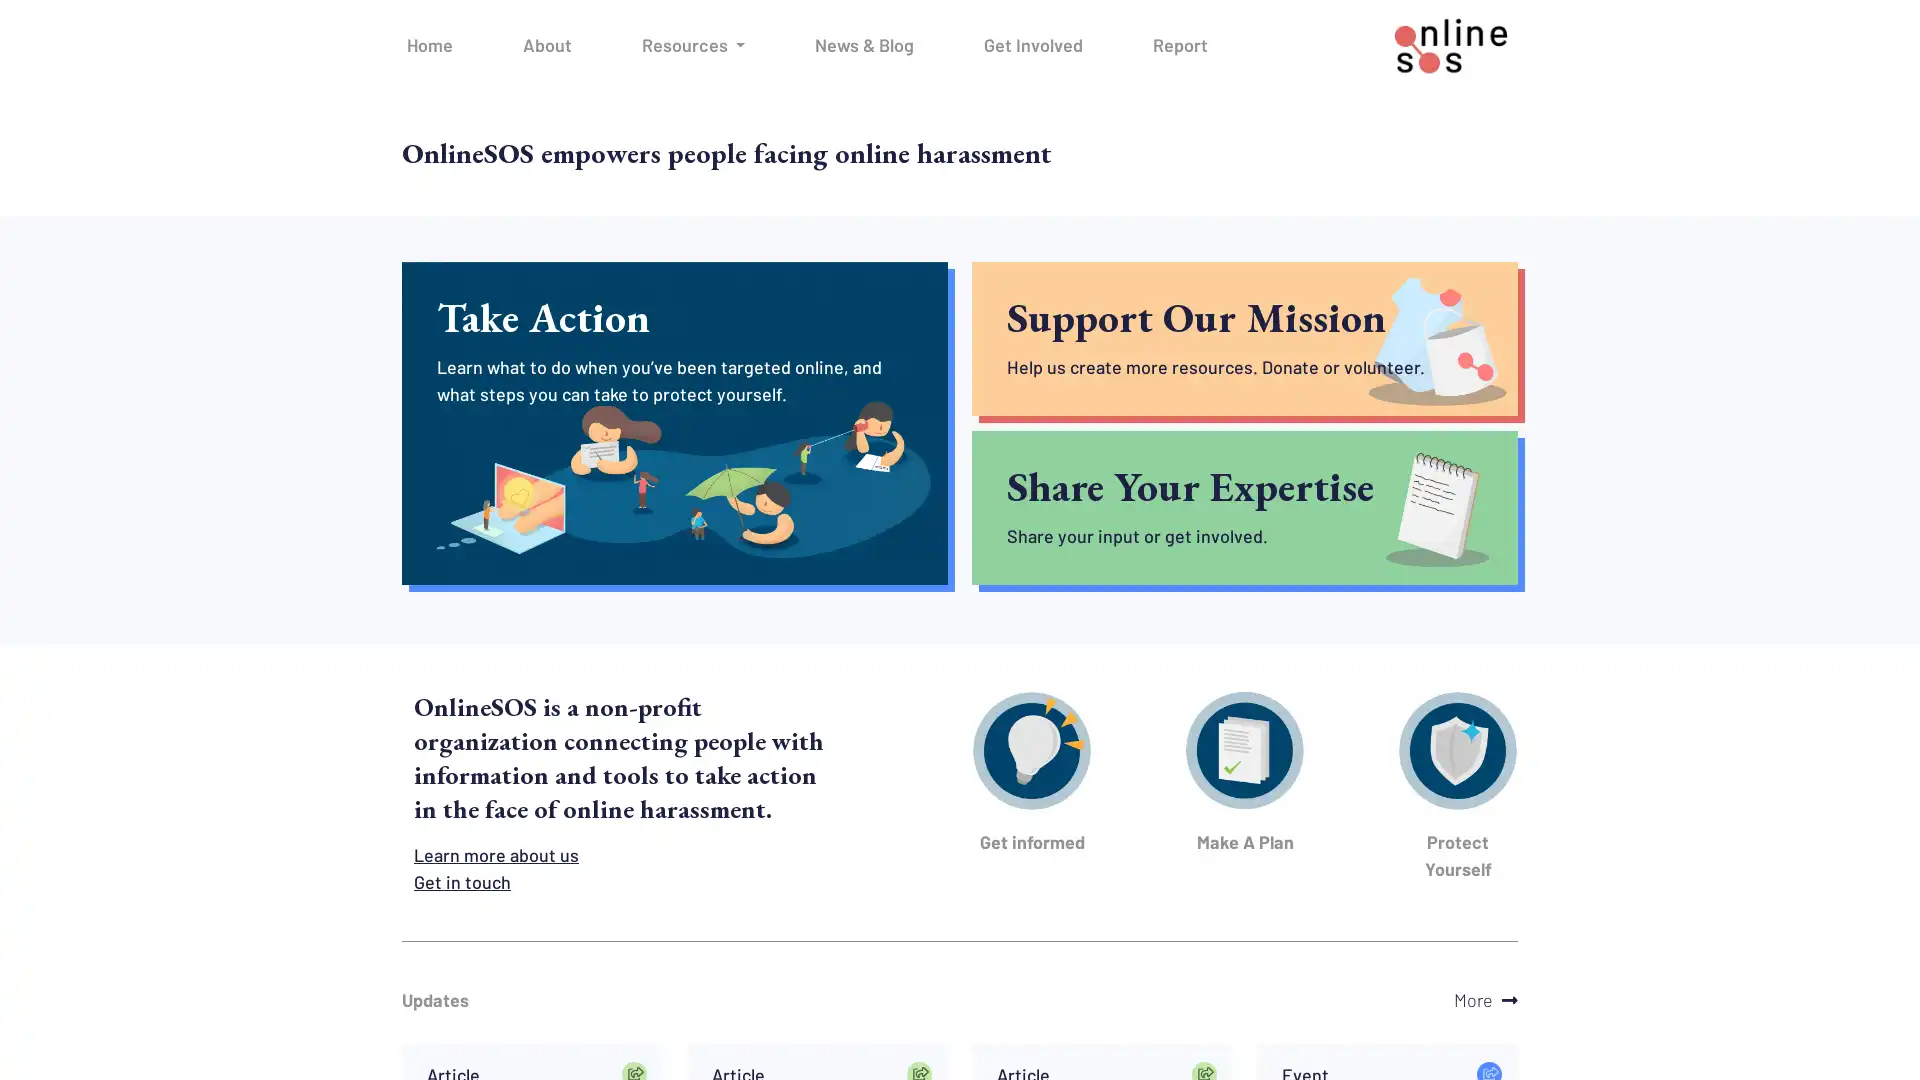  Describe the element at coordinates (692, 44) in the screenshot. I see `Resources` at that location.